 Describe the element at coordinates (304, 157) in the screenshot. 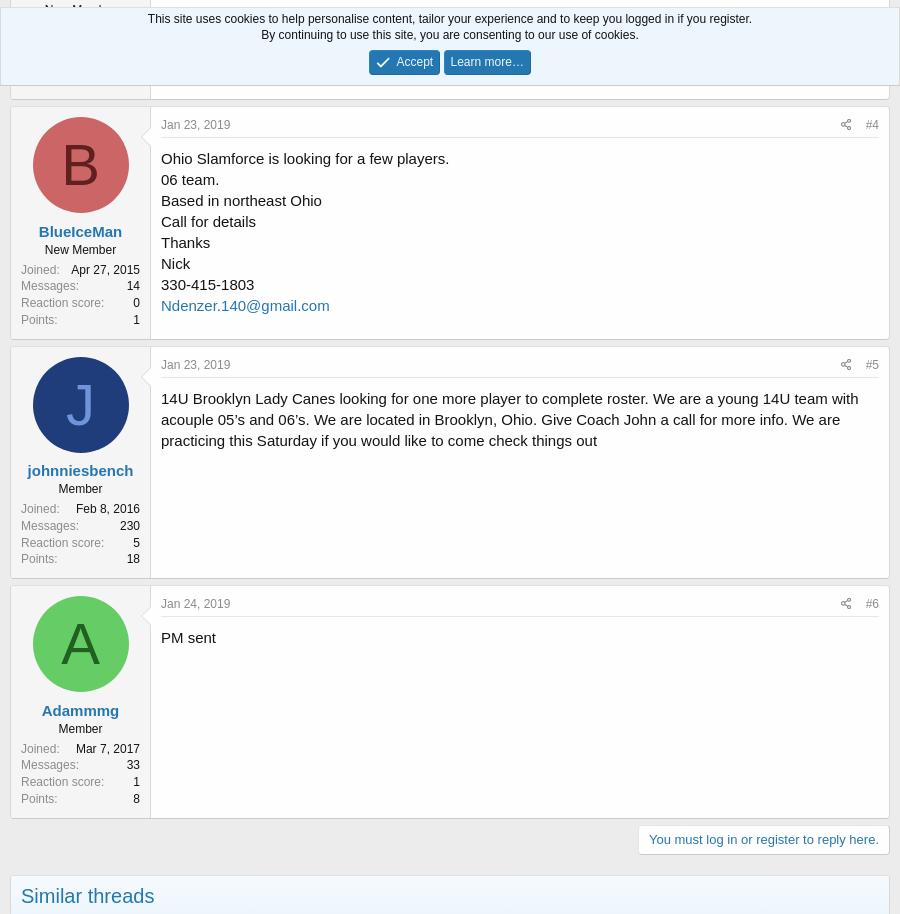

I see `'Ohio Slamforce is looking for a few players.'` at that location.